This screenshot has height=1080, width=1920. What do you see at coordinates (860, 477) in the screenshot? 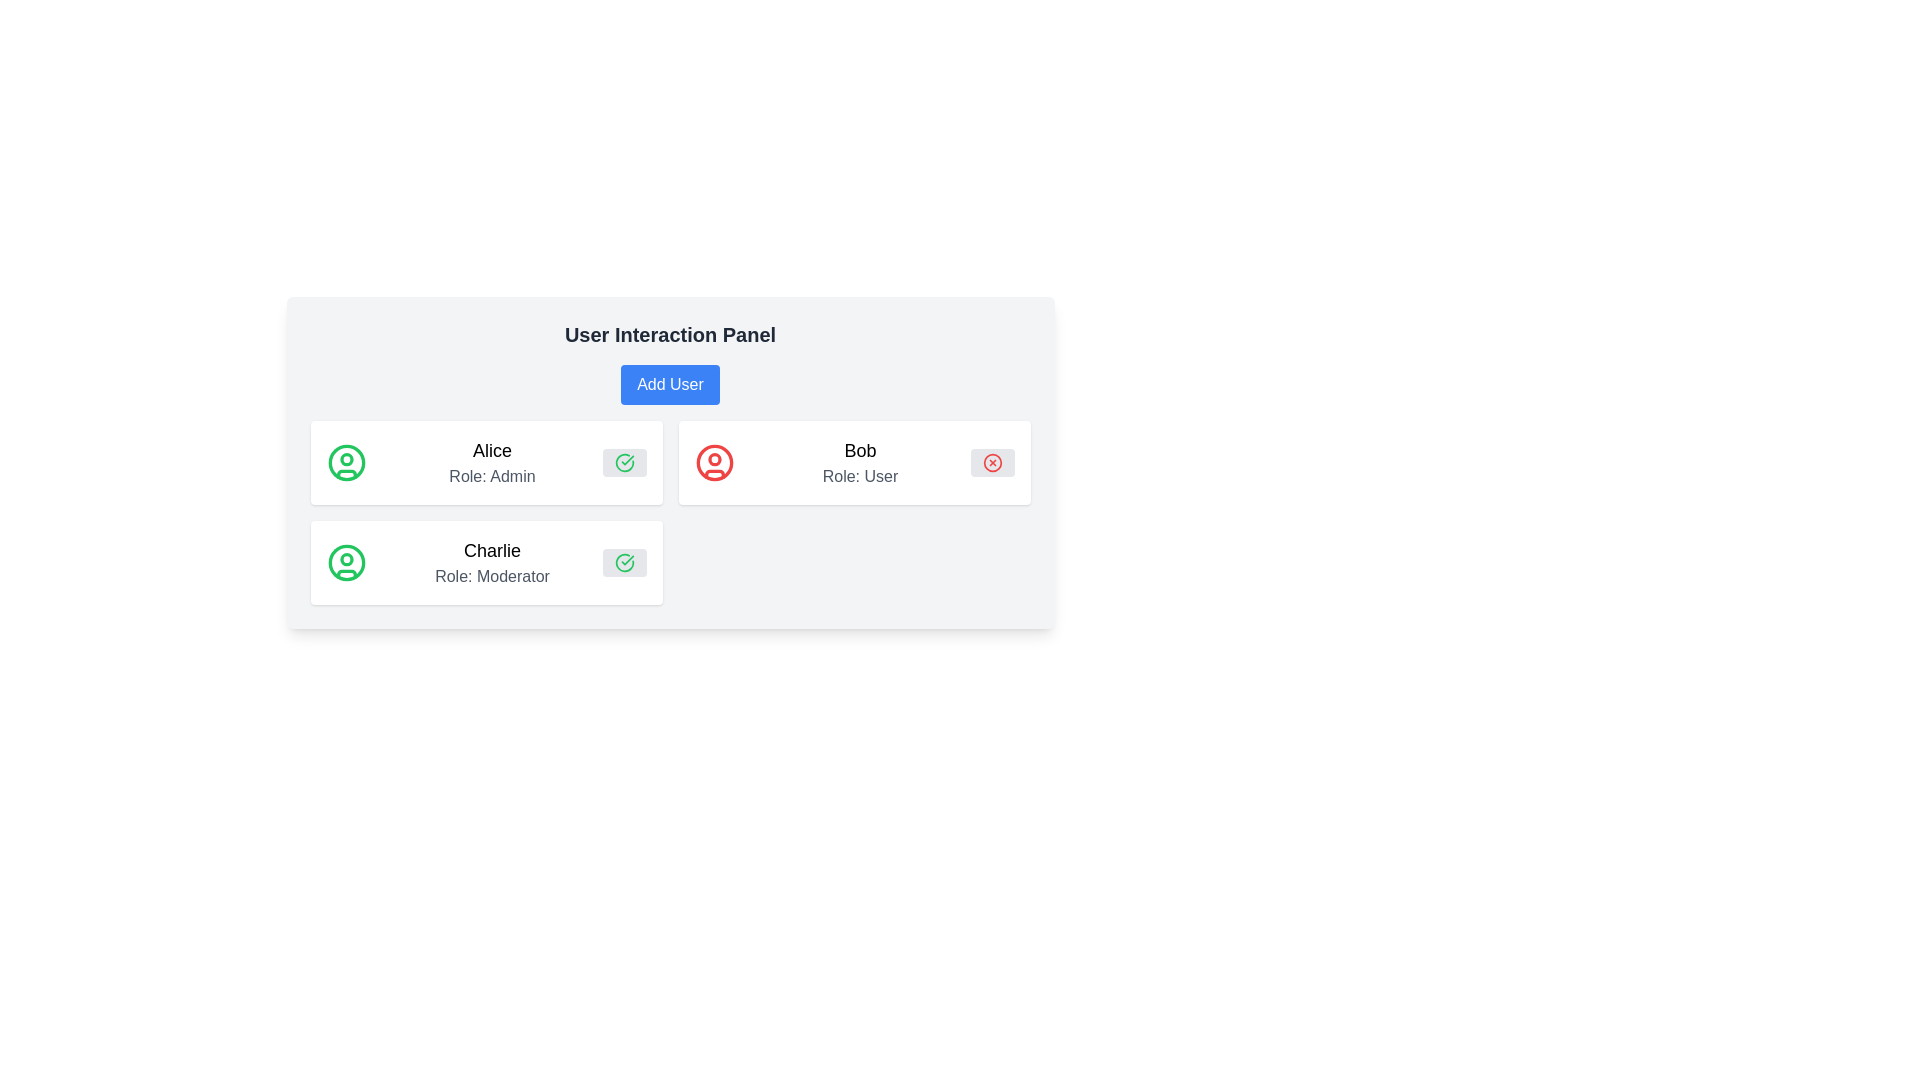
I see `the gray text label that reads 'Role: User', located below the name 'Bob' in the user information card` at bounding box center [860, 477].